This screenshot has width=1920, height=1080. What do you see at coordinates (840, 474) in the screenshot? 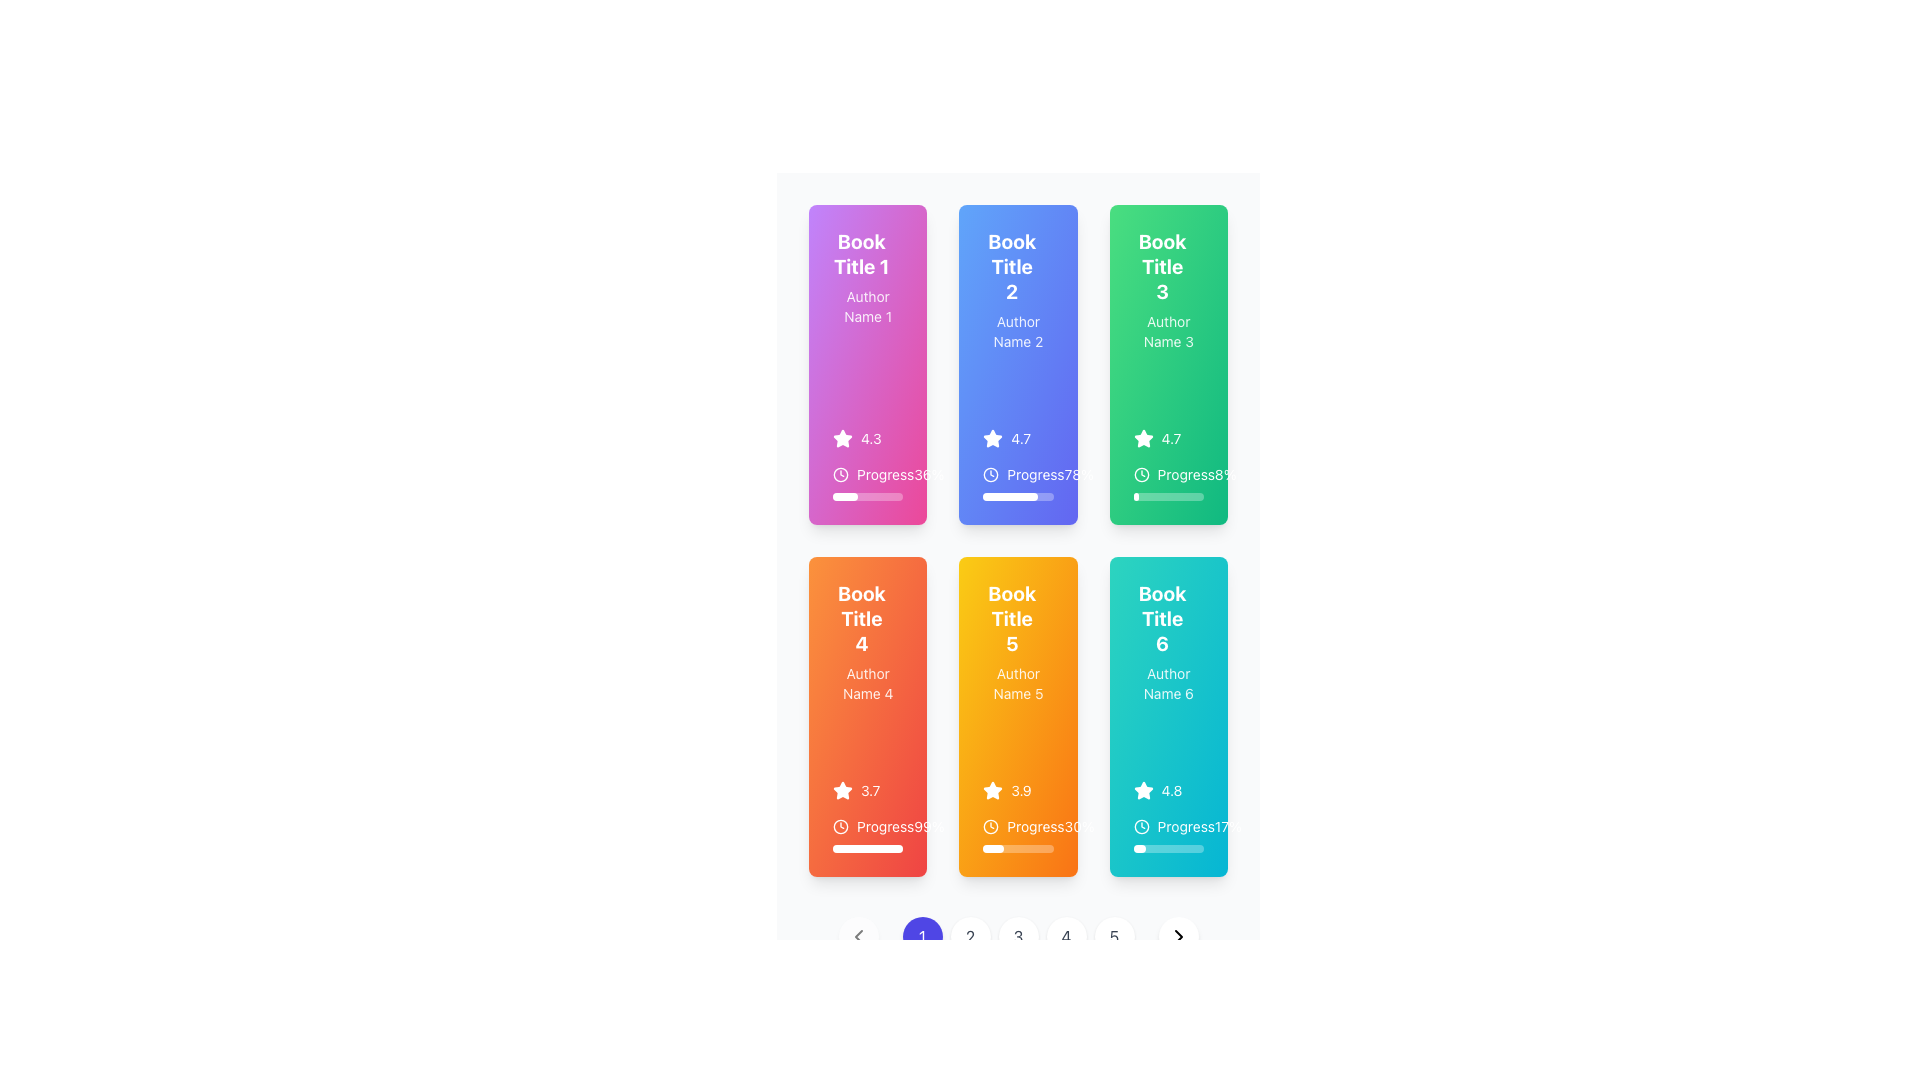
I see `SVG circle element, which is a circular component with a diameter of 20 pixels and styled with a 2-pixel-wide stroke, located at the center of the clock icon in the second column of UI cards in the second row` at bounding box center [840, 474].